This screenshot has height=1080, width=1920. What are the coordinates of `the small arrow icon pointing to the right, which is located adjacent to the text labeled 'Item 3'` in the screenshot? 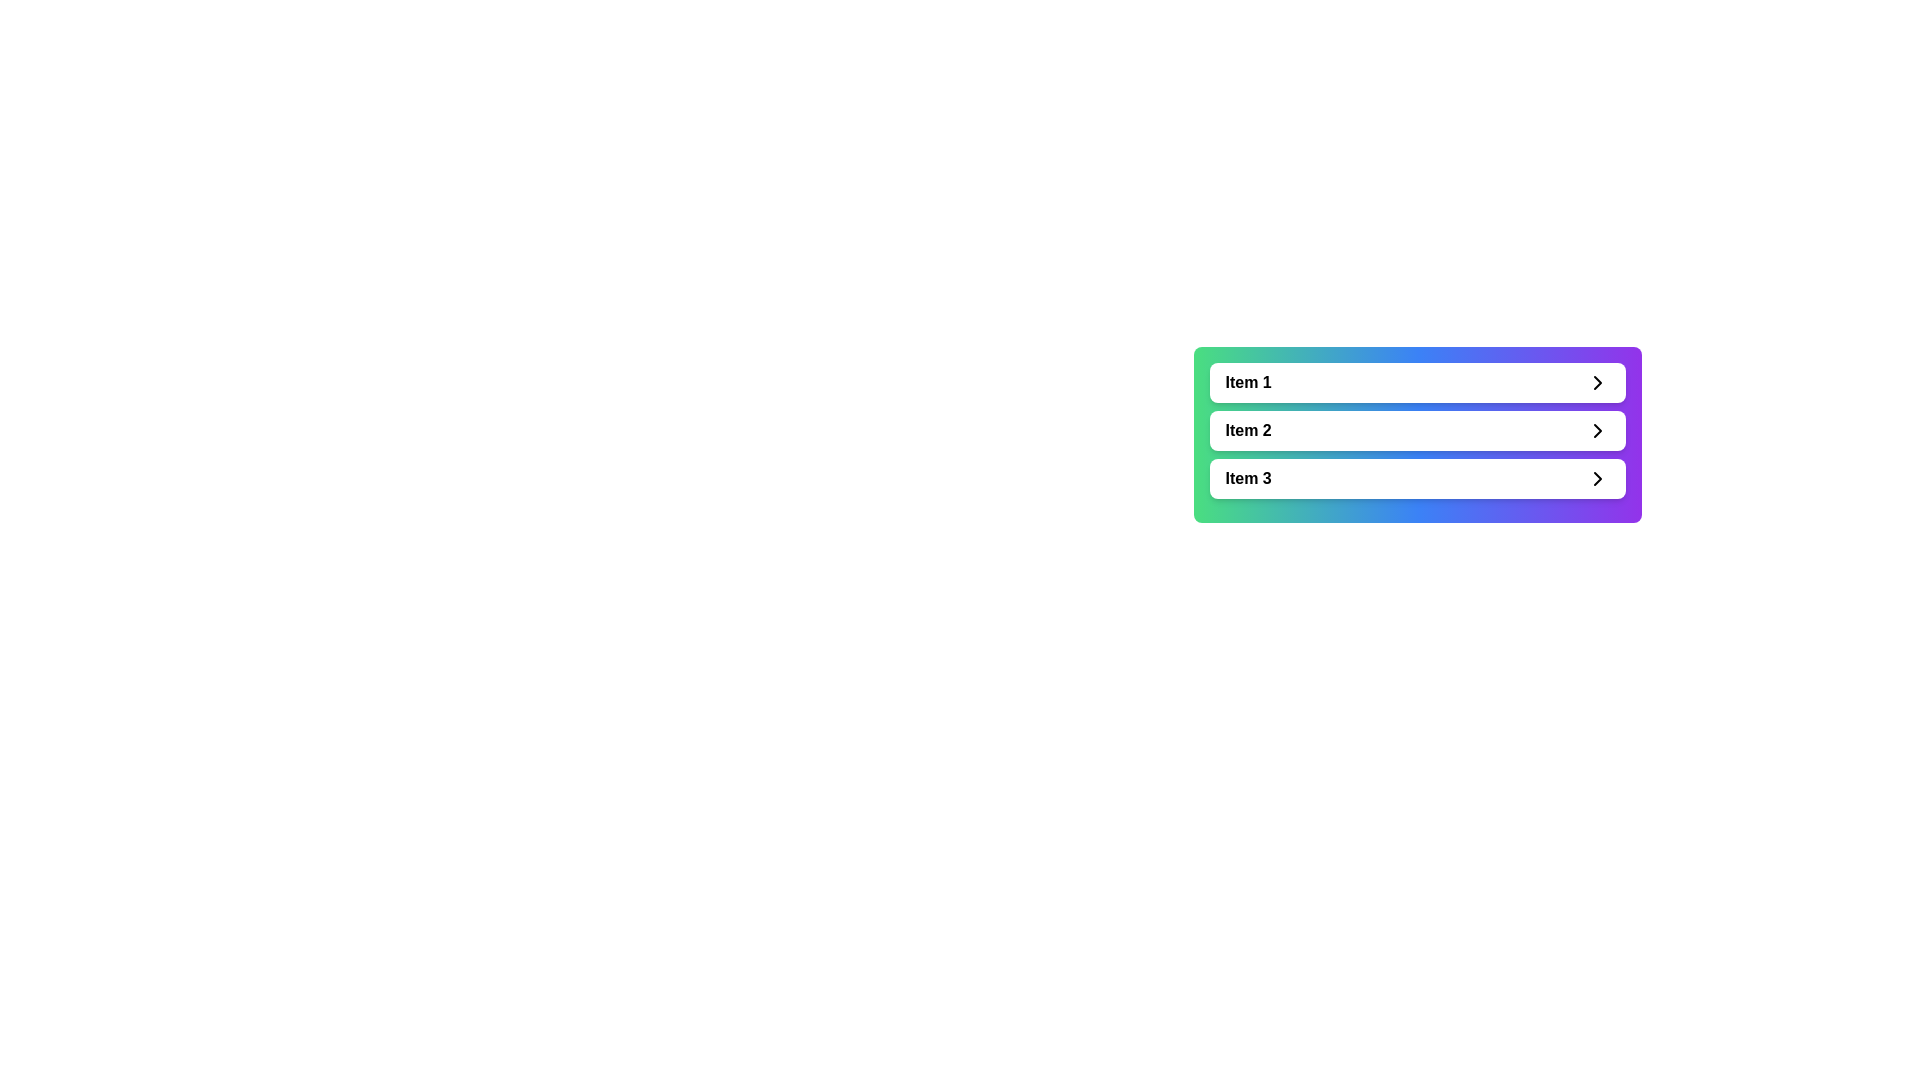 It's located at (1596, 478).